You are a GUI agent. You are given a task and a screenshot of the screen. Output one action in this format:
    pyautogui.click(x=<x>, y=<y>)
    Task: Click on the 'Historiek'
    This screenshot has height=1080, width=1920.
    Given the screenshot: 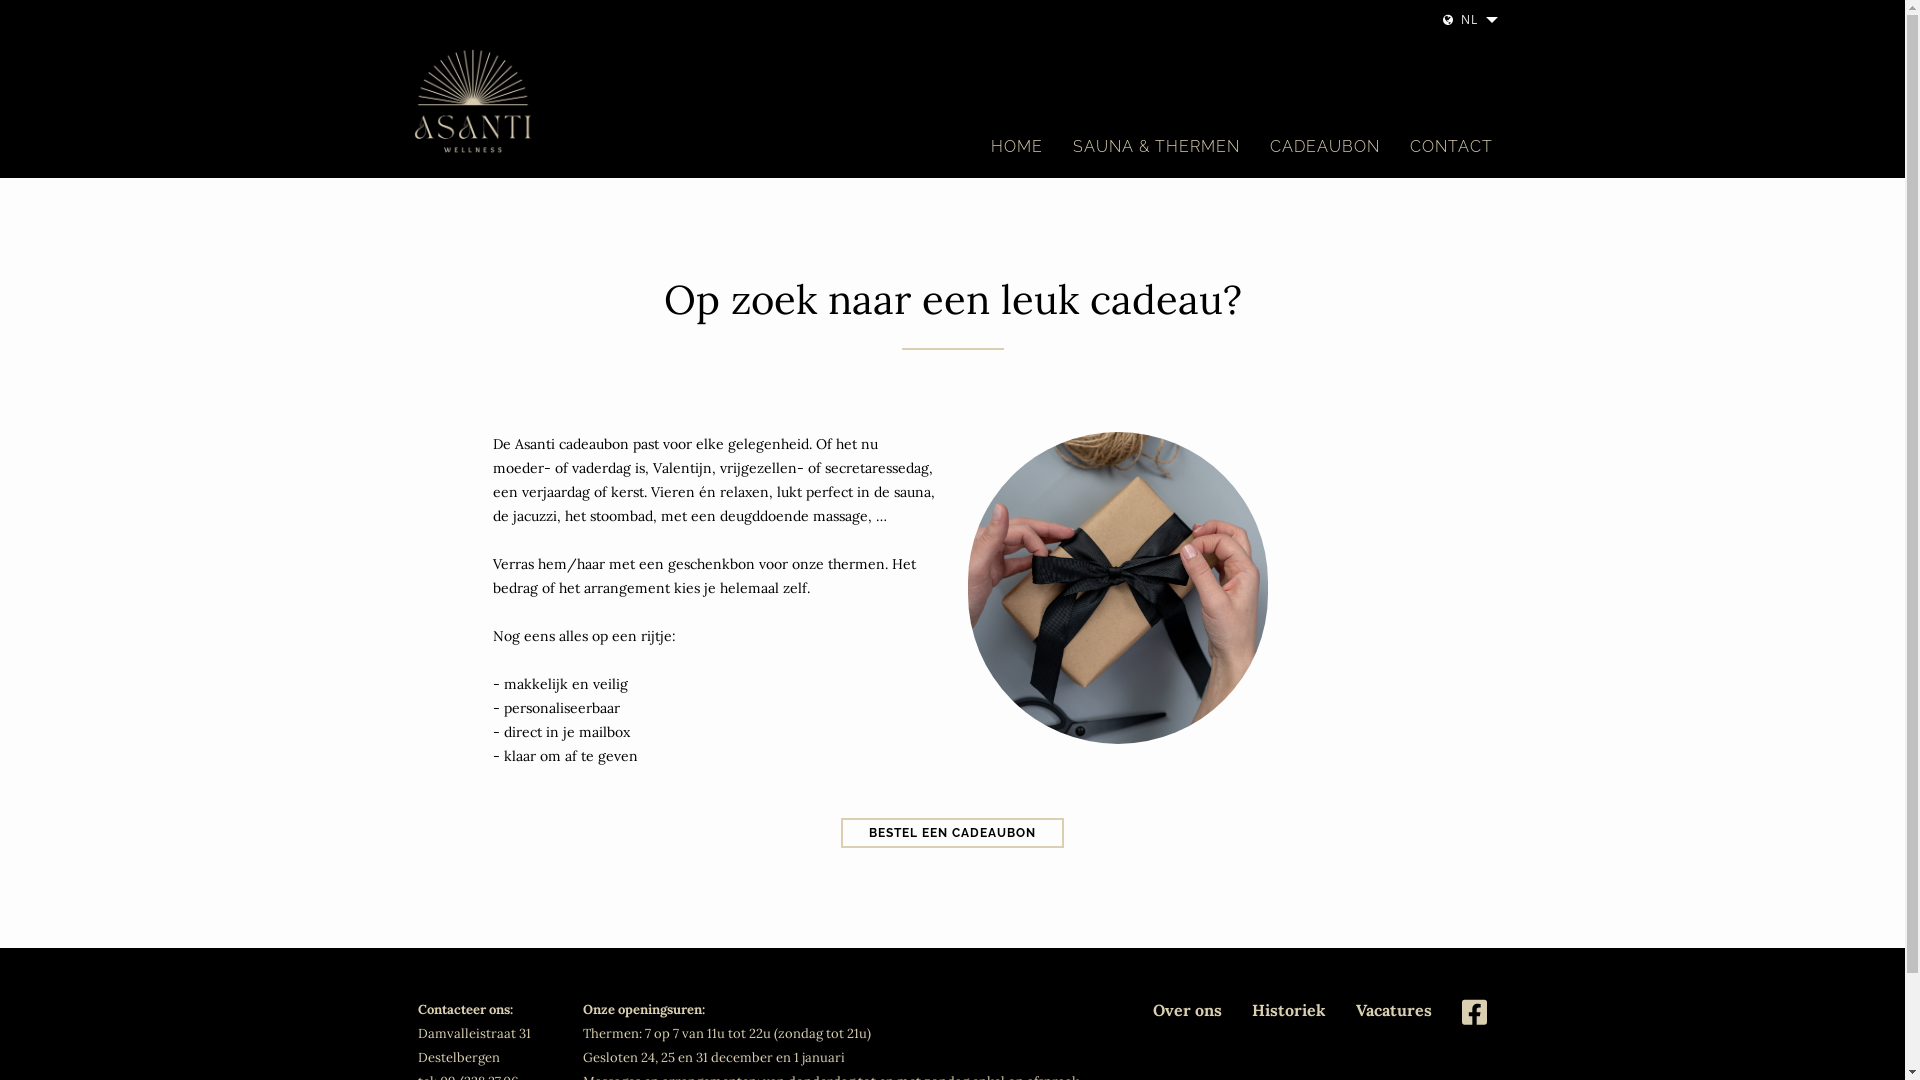 What is the action you would take?
    pyautogui.click(x=1289, y=1010)
    